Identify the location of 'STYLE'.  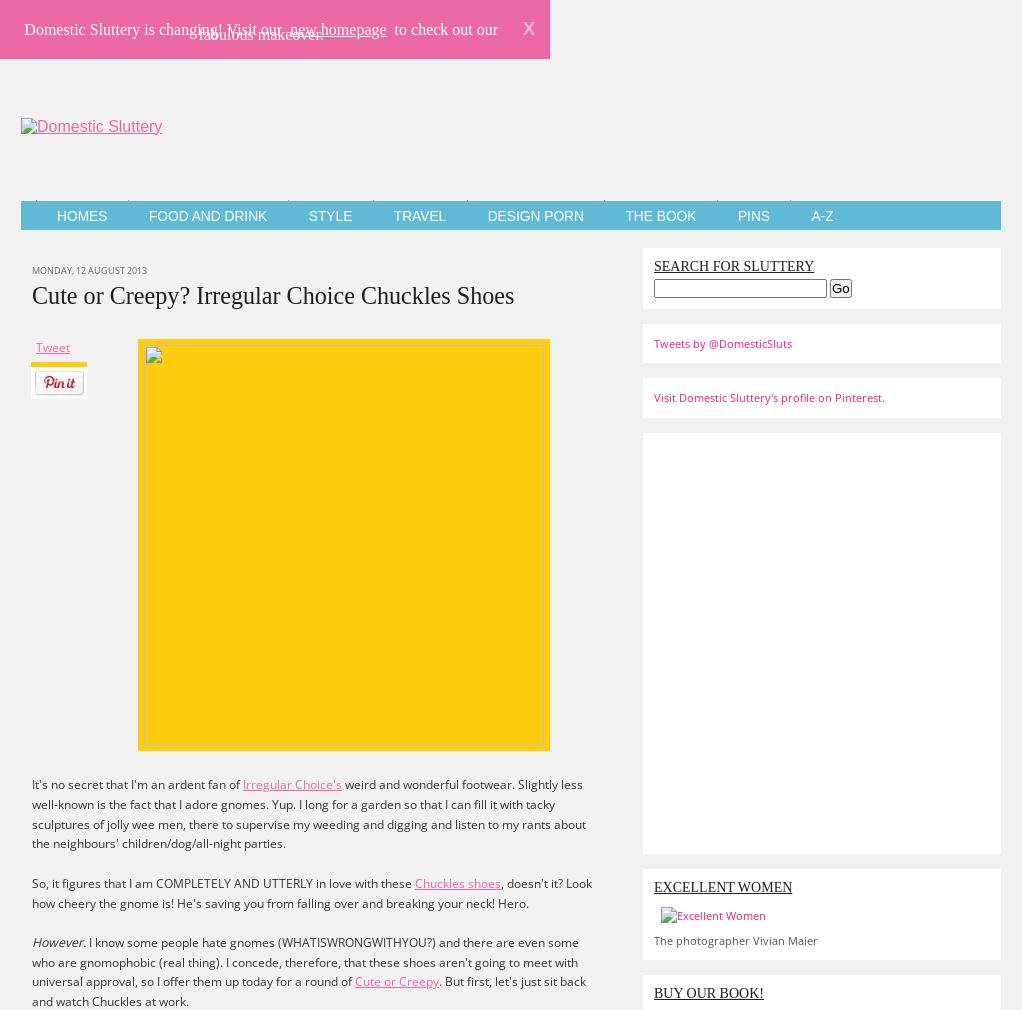
(330, 215).